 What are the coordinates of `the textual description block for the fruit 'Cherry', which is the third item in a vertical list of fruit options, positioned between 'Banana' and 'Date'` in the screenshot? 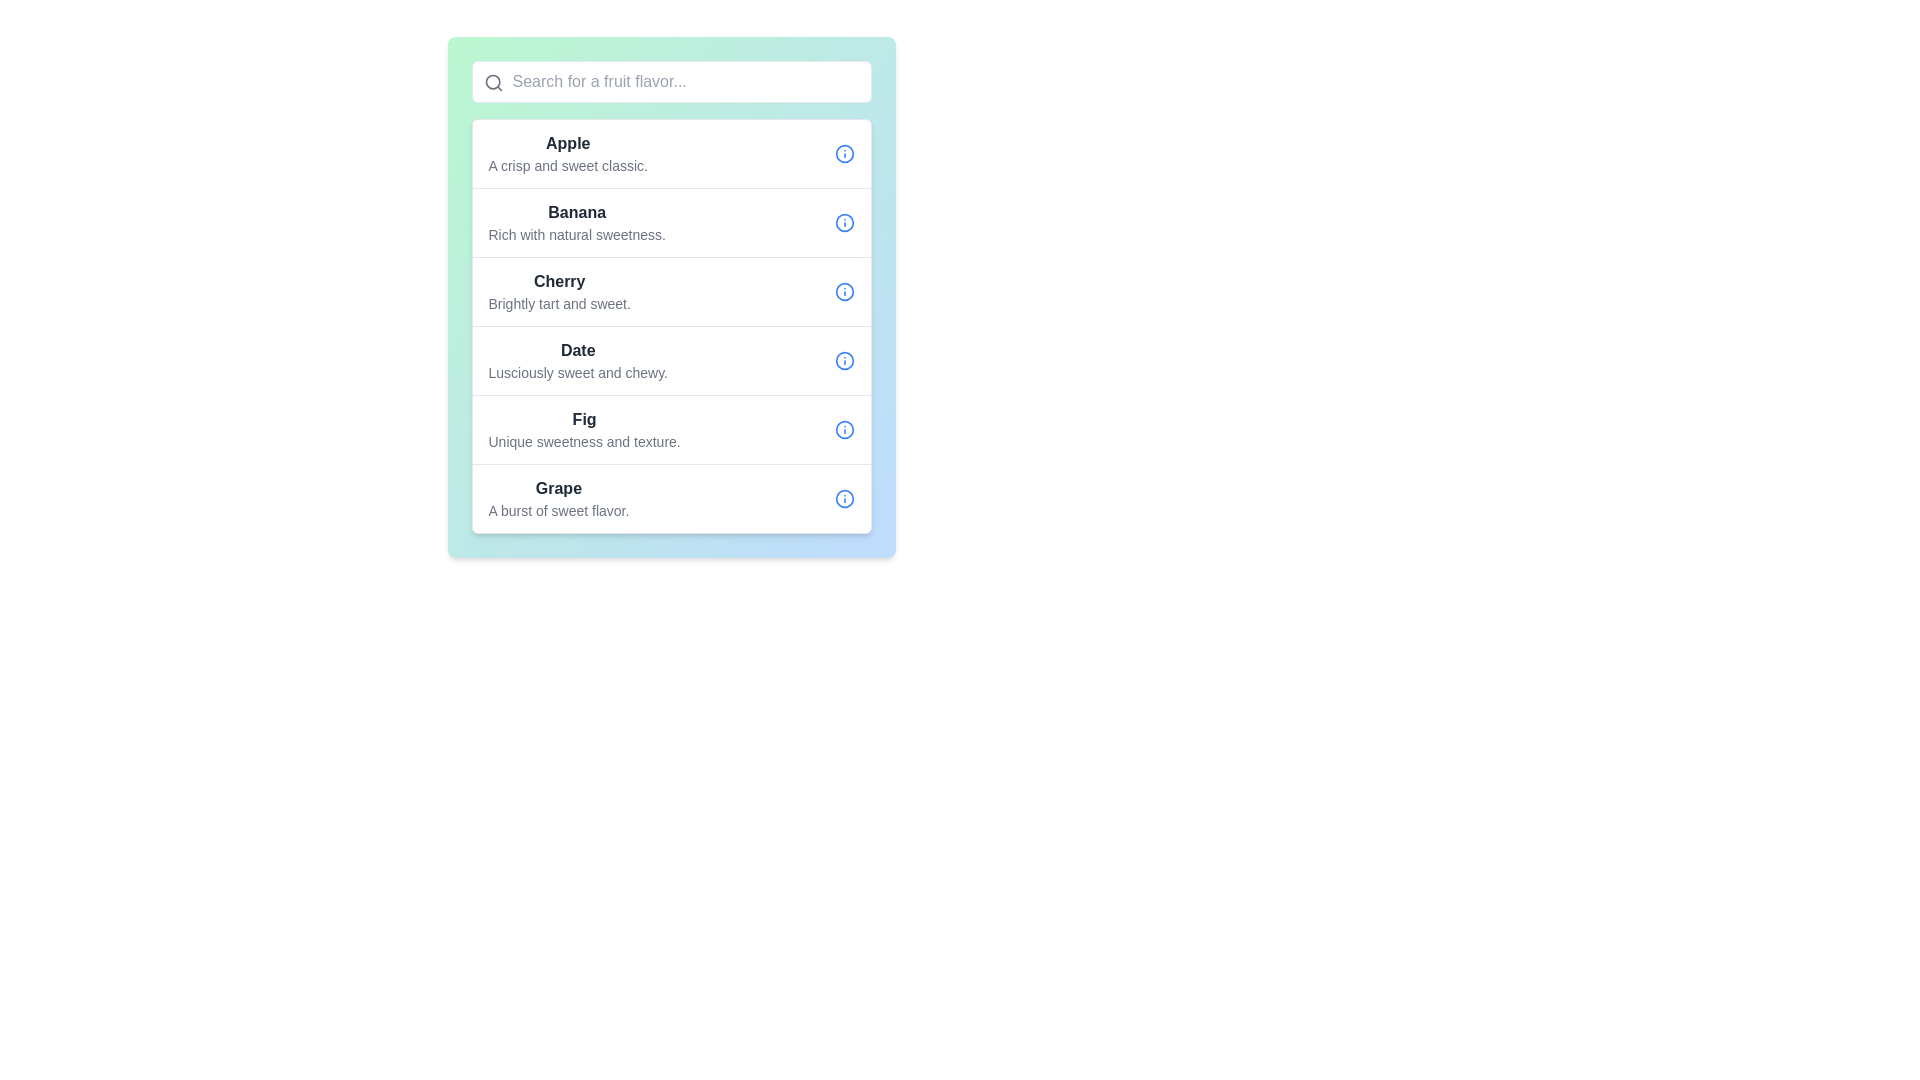 It's located at (559, 292).